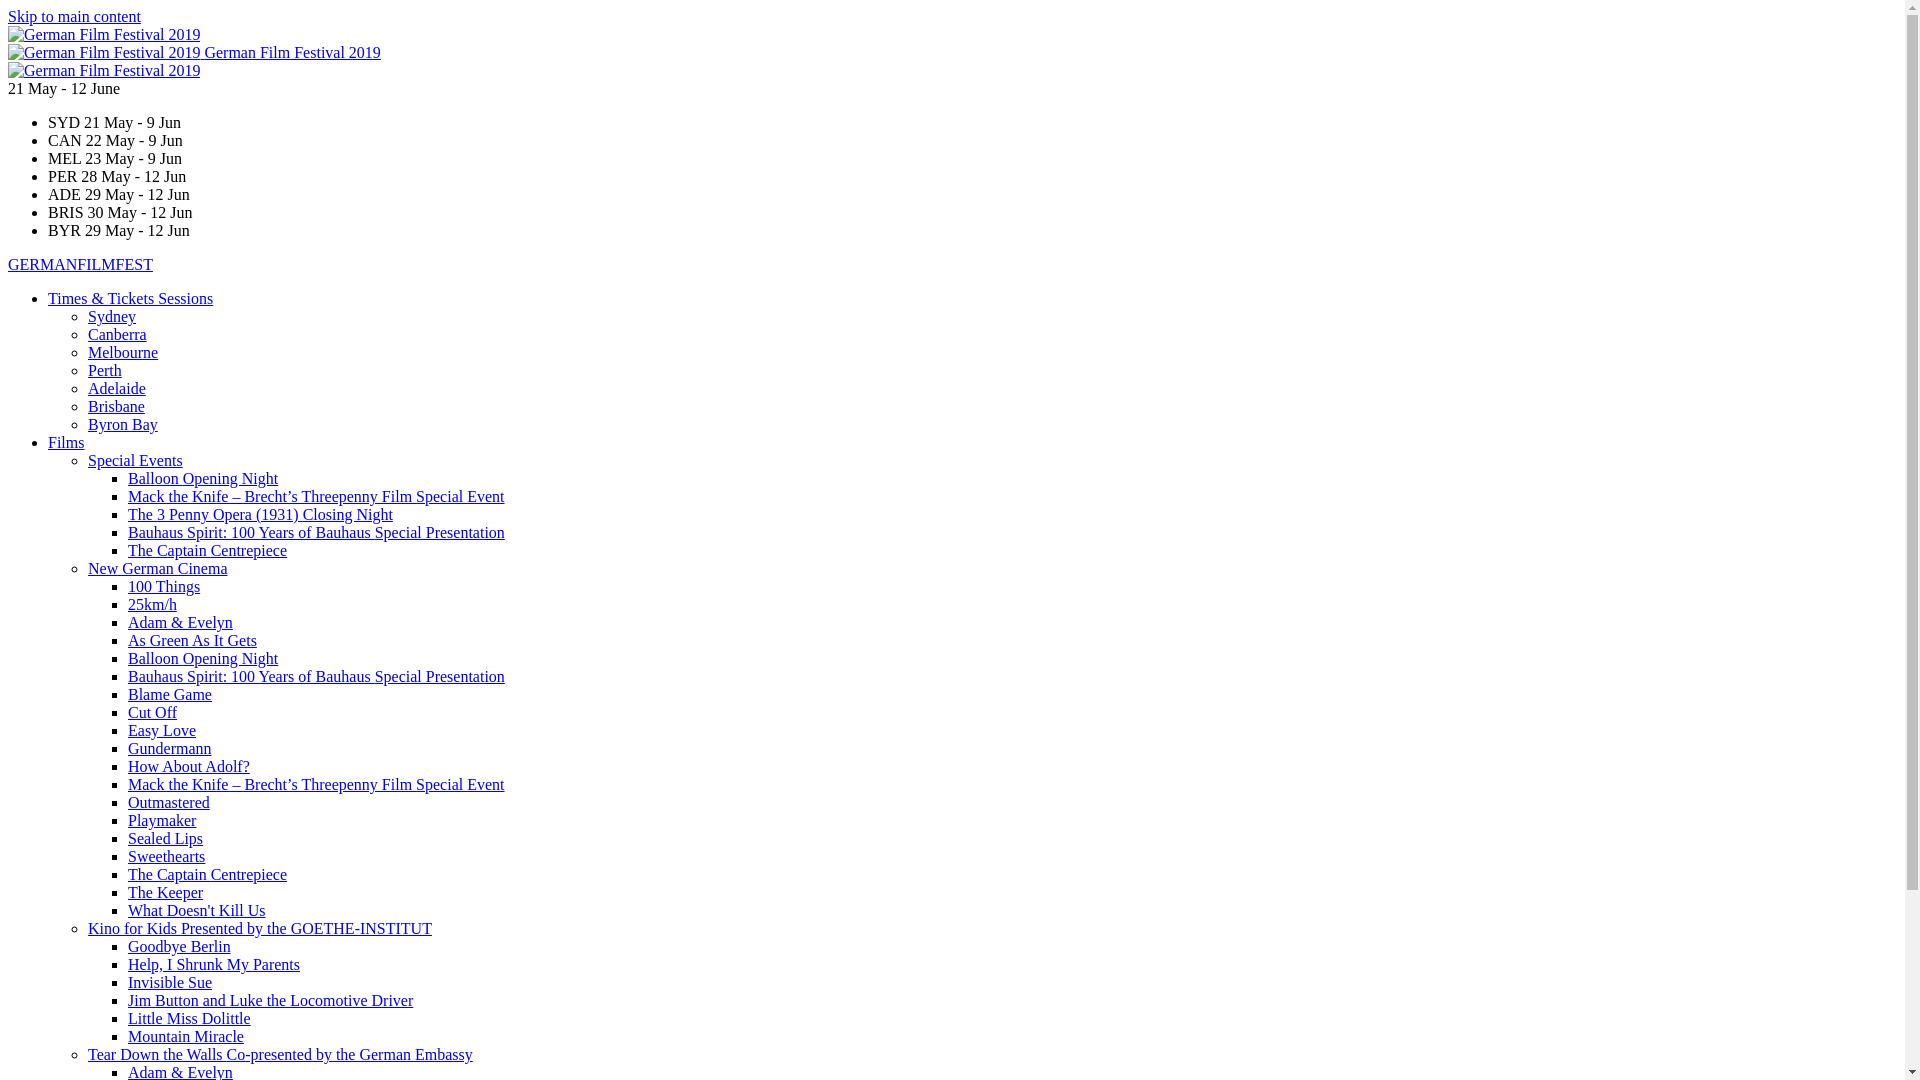 The image size is (1920, 1080). I want to click on 'Sealed Lips', so click(165, 838).